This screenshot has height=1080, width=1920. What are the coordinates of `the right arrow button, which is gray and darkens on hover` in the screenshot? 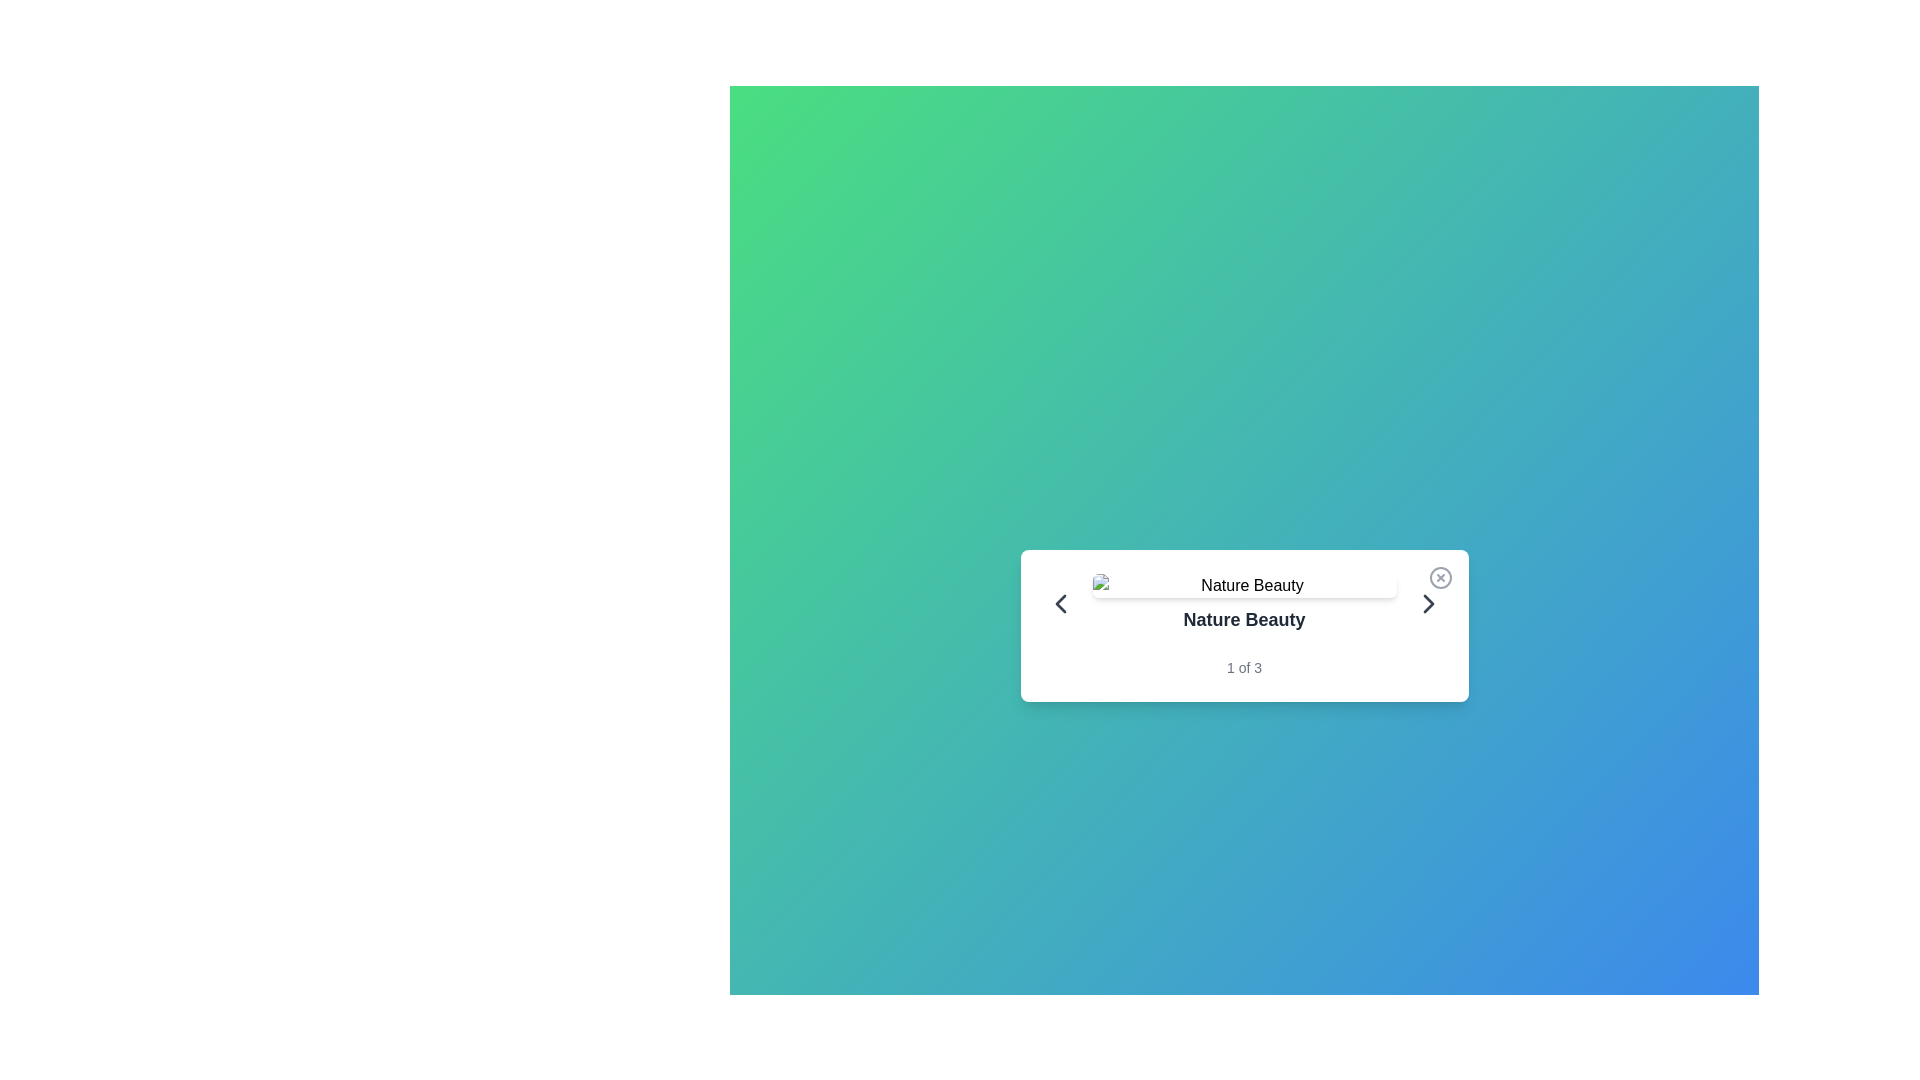 It's located at (1427, 603).